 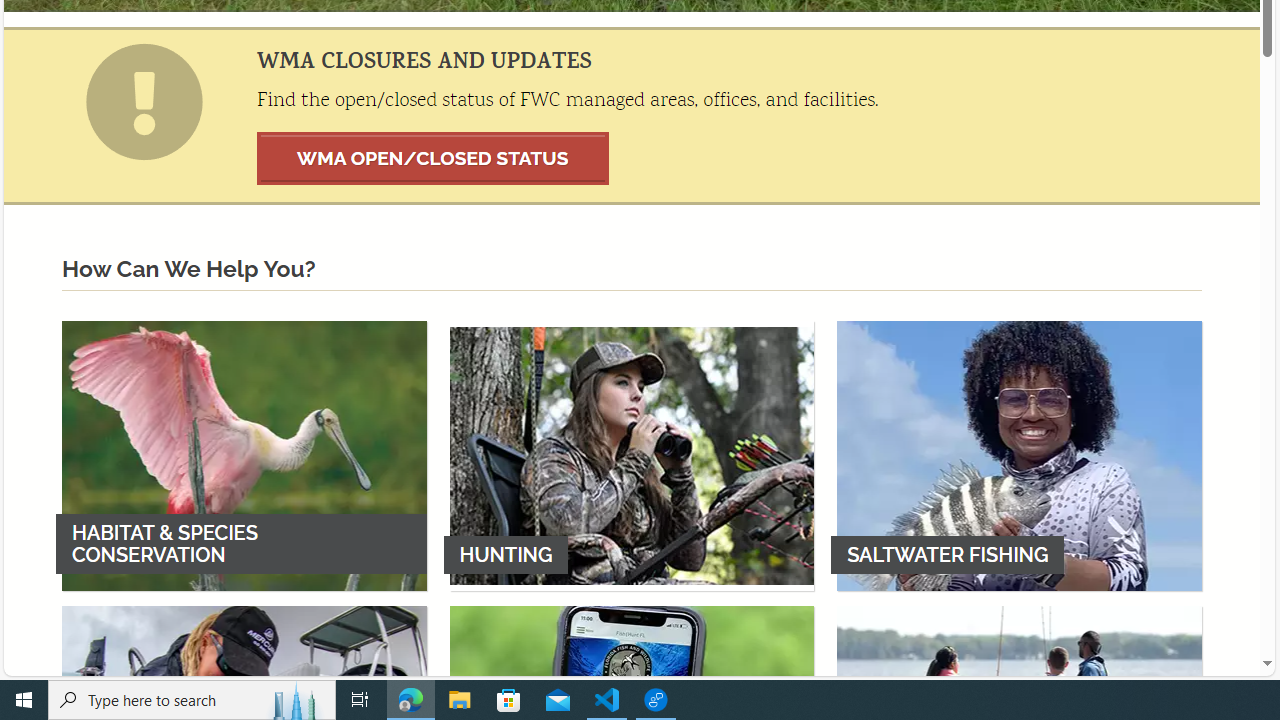 I want to click on 'WMA OPEN/CLOSED STATUS', so click(x=432, y=157).